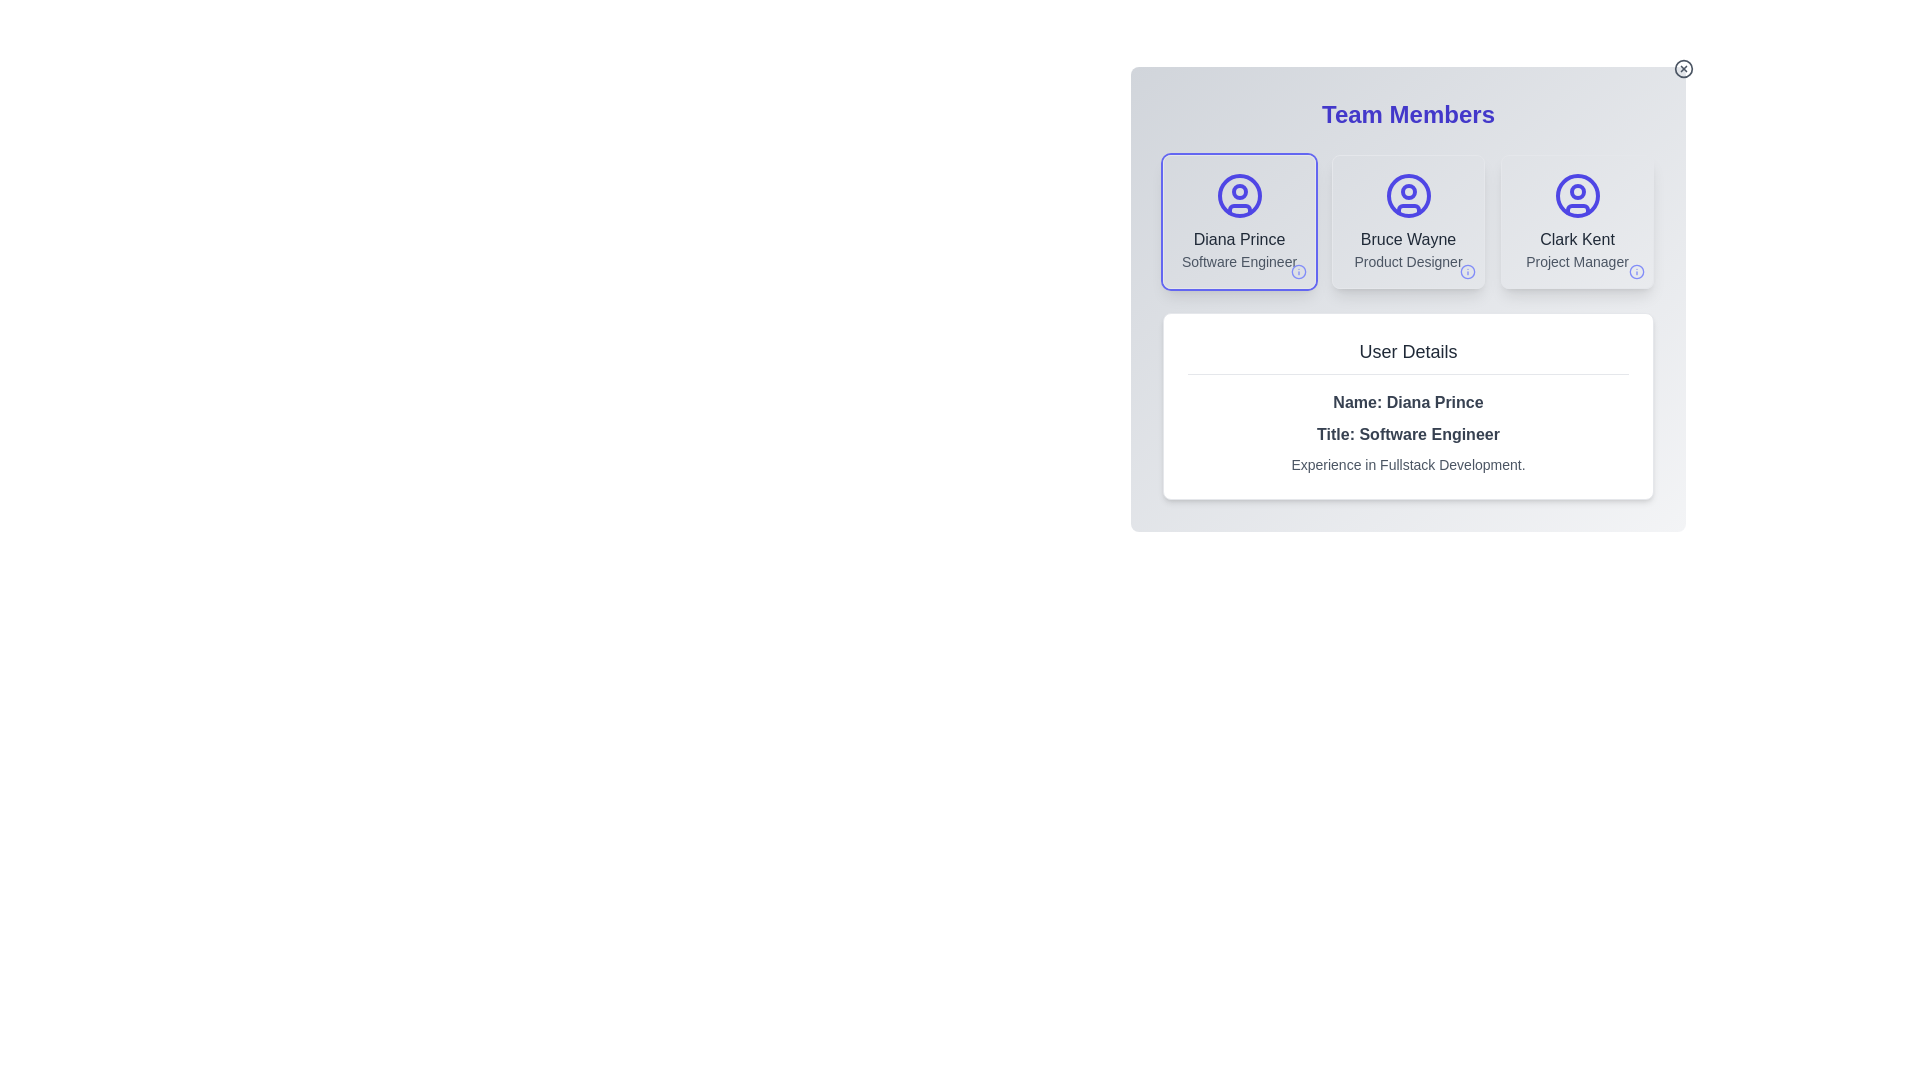 This screenshot has height=1080, width=1920. Describe the element at coordinates (1238, 238) in the screenshot. I see `the Text Label displaying 'Diana Prince' located in the top-left card of the 'Team Members' section, which is positioned beneath a user profile icon and above the text 'Software Engineer.'` at that location.